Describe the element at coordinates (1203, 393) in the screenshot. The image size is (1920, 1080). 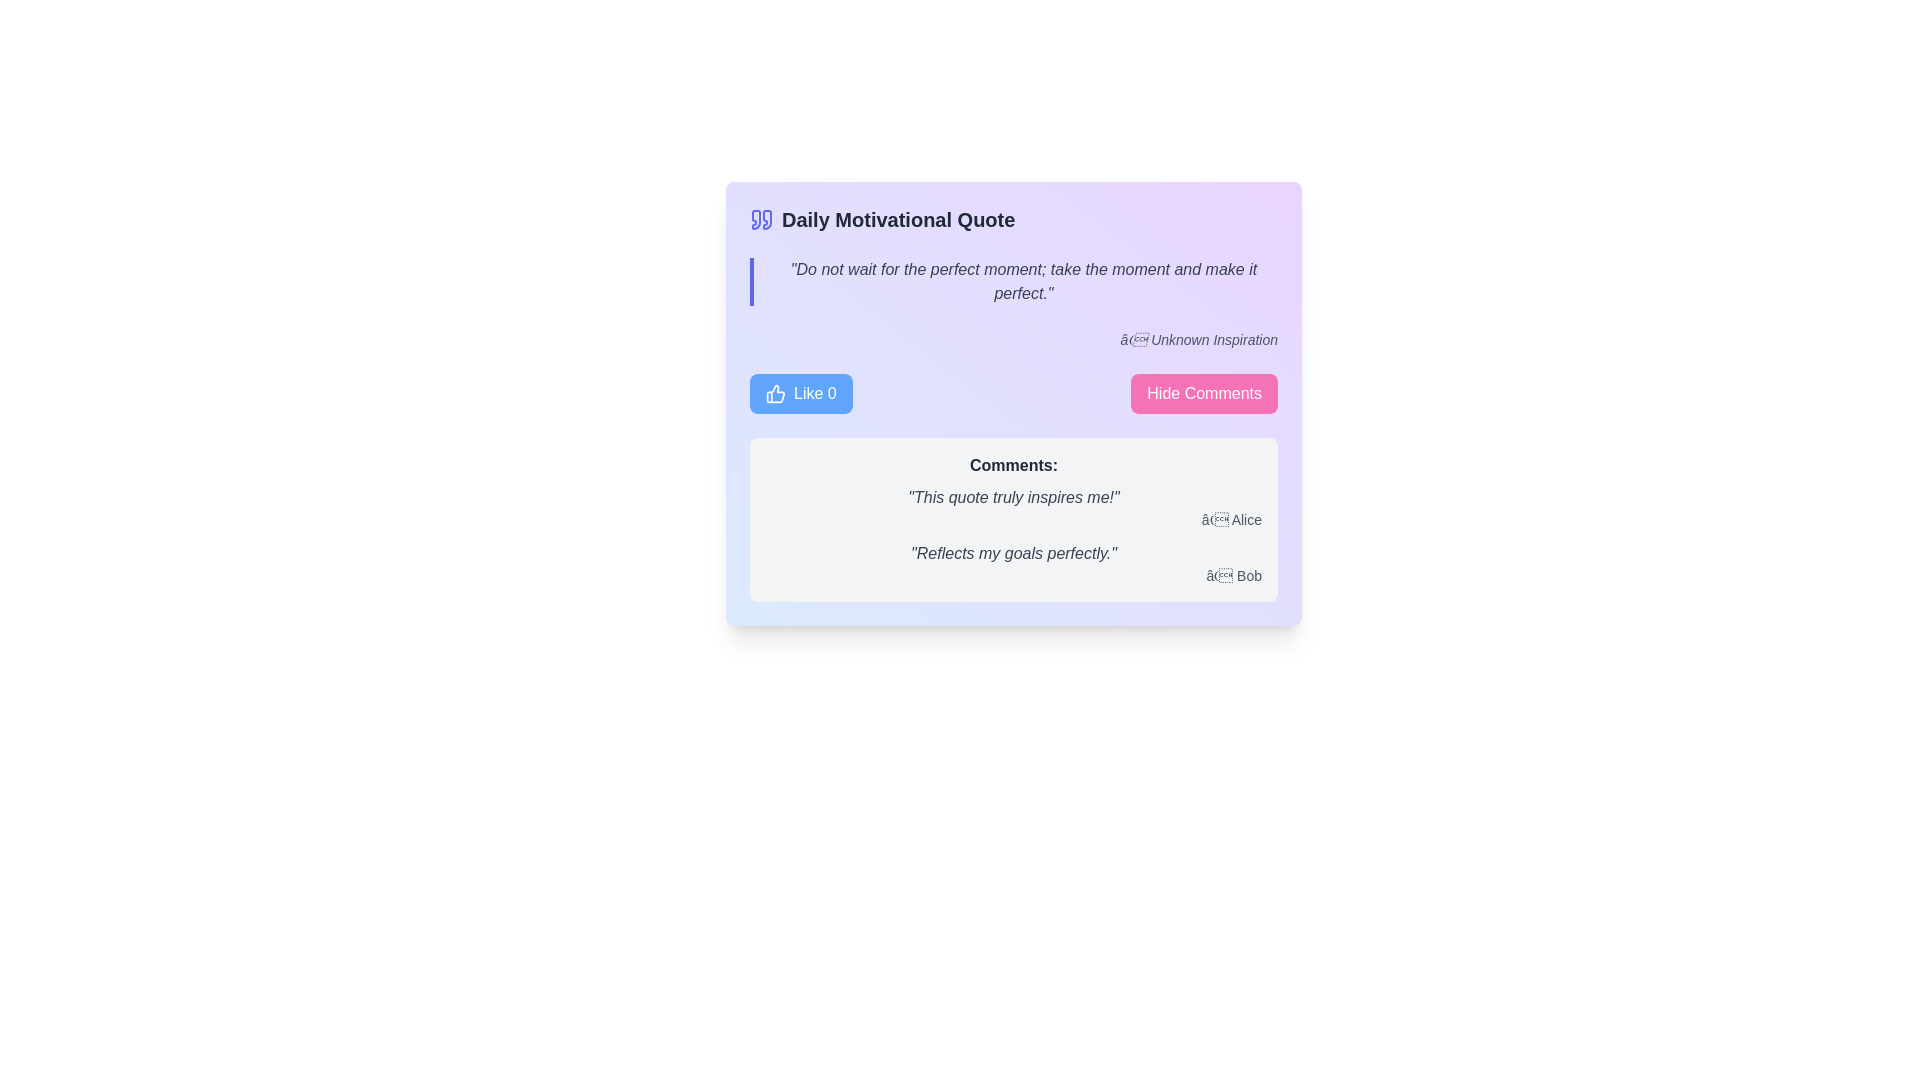
I see `the 'Hide Comments' button, which is a vibrant pink rectangular button with rounded corners located in the header section of the comment box` at that location.